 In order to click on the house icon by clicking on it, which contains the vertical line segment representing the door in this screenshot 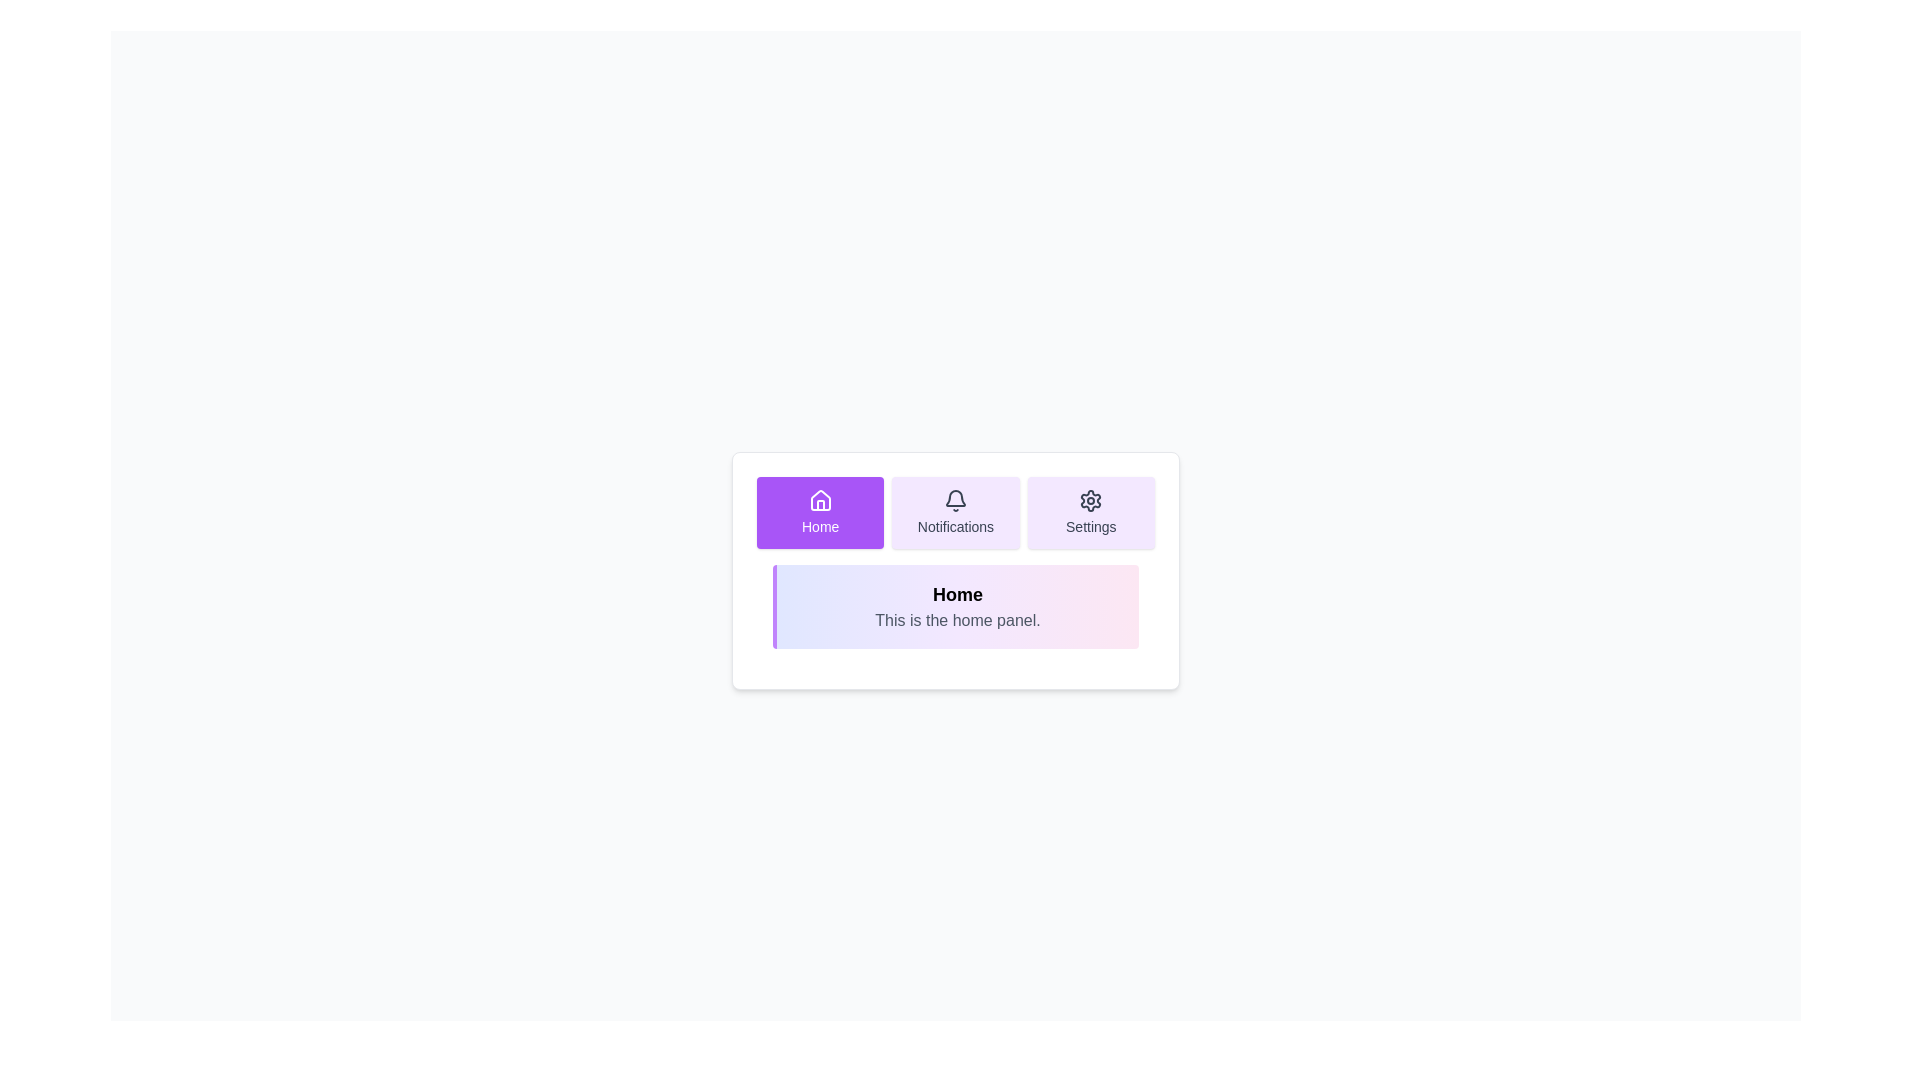, I will do `click(820, 504)`.